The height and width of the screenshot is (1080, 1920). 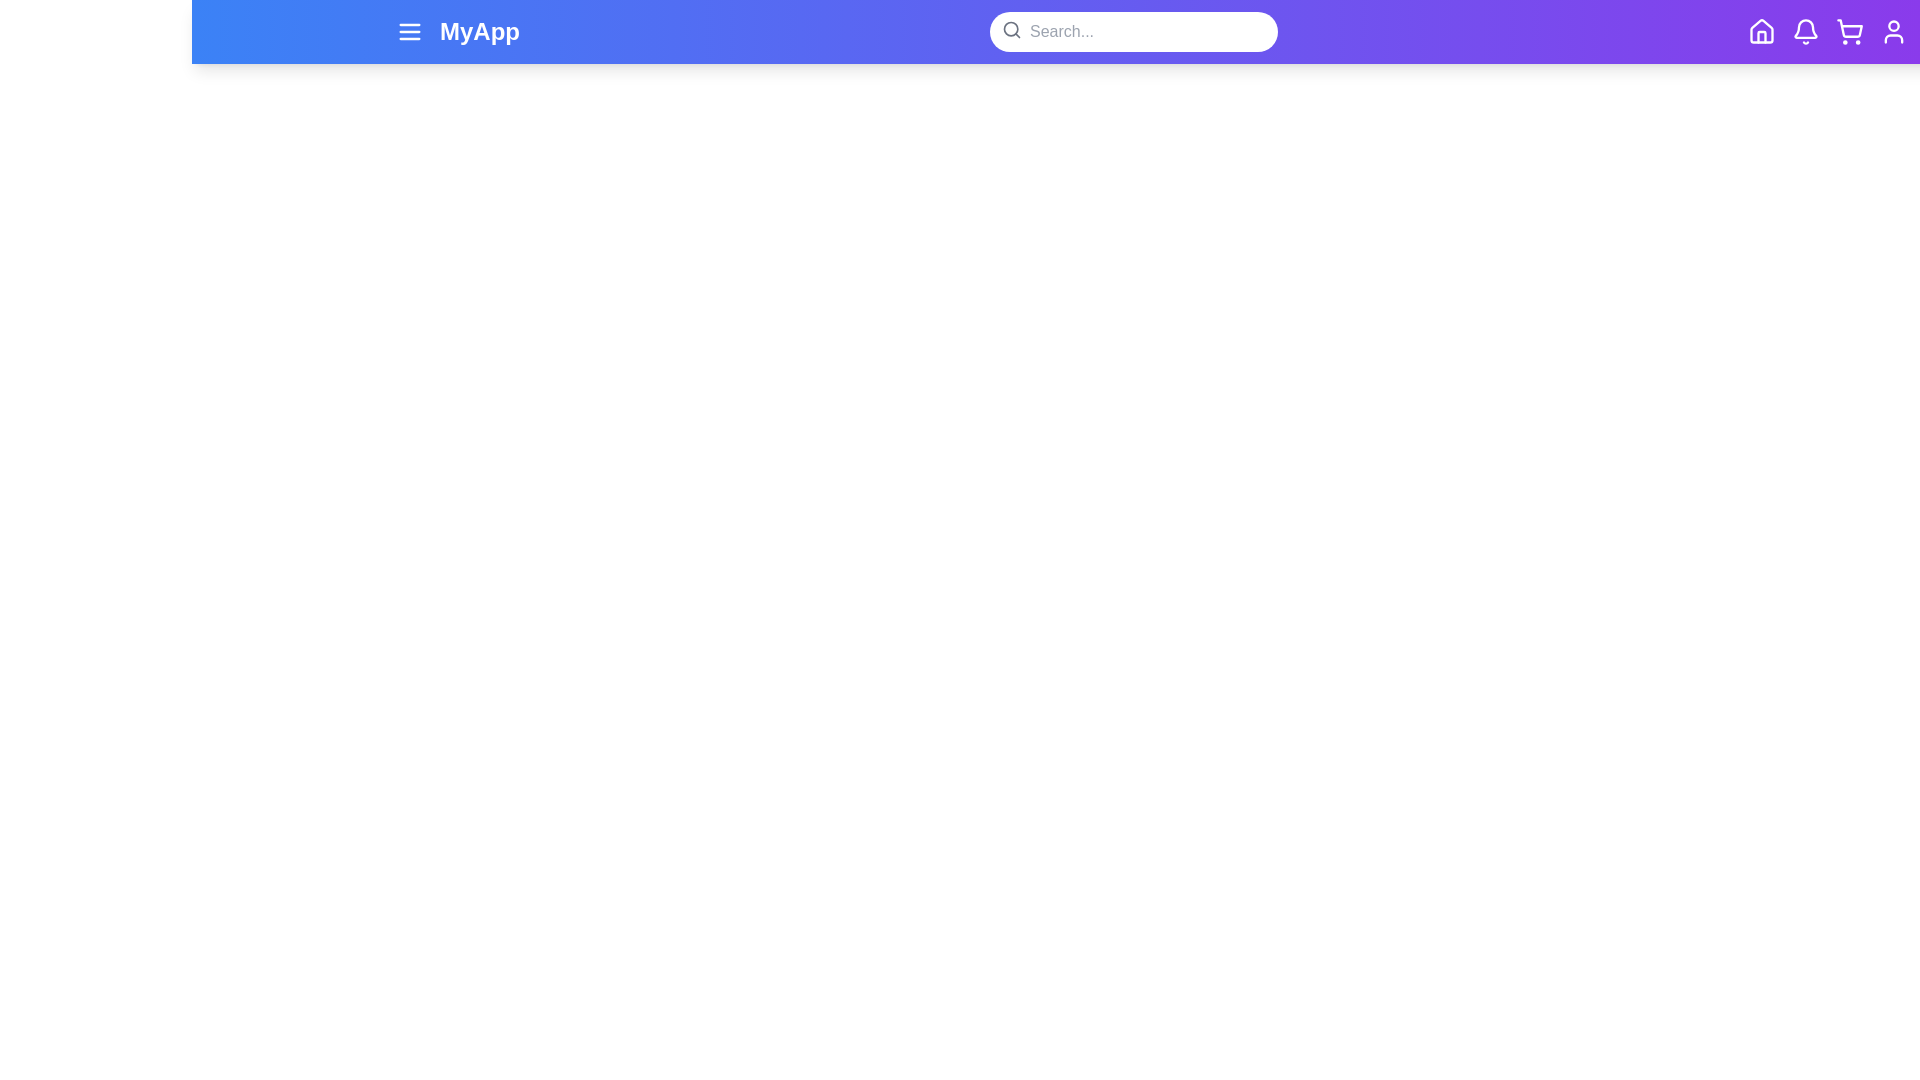 What do you see at coordinates (408, 31) in the screenshot?
I see `the menu button in the navigation bar` at bounding box center [408, 31].